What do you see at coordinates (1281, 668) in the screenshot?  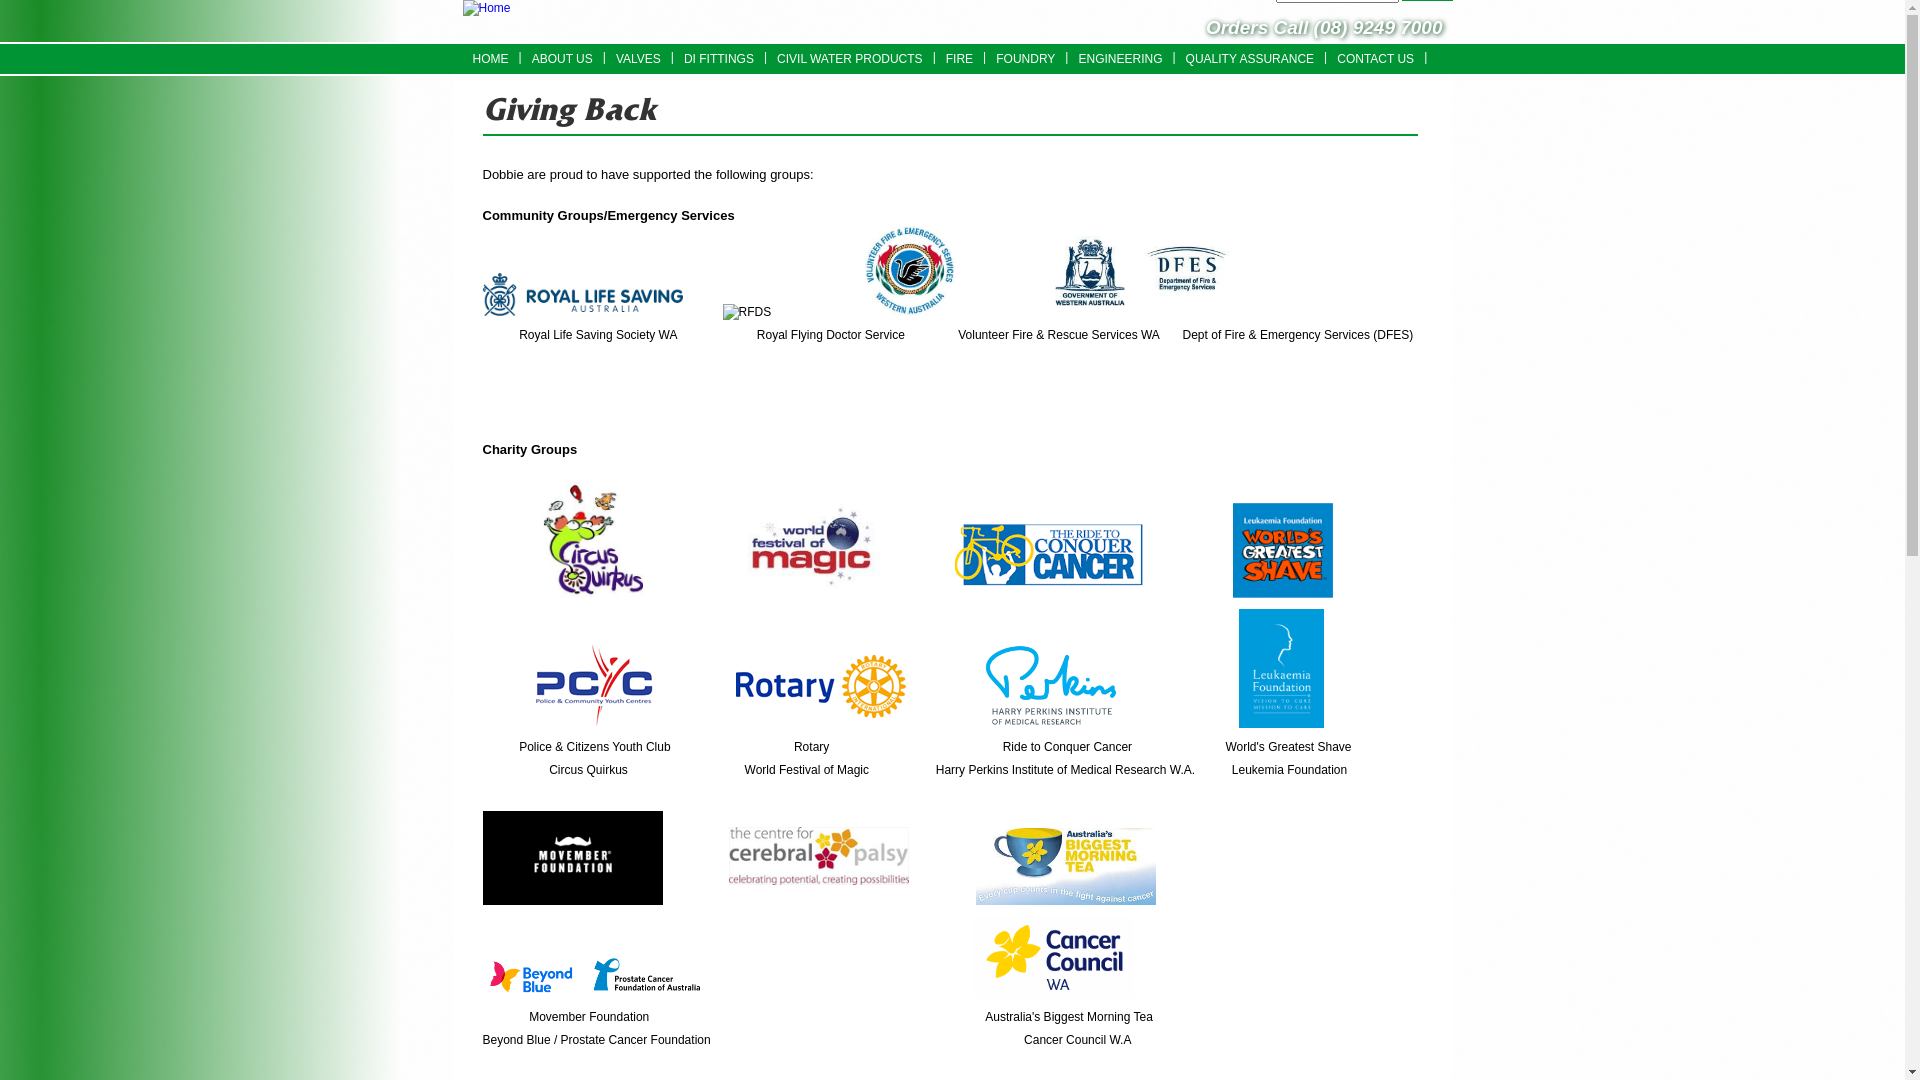 I see `'Leukaemia Foundation'` at bounding box center [1281, 668].